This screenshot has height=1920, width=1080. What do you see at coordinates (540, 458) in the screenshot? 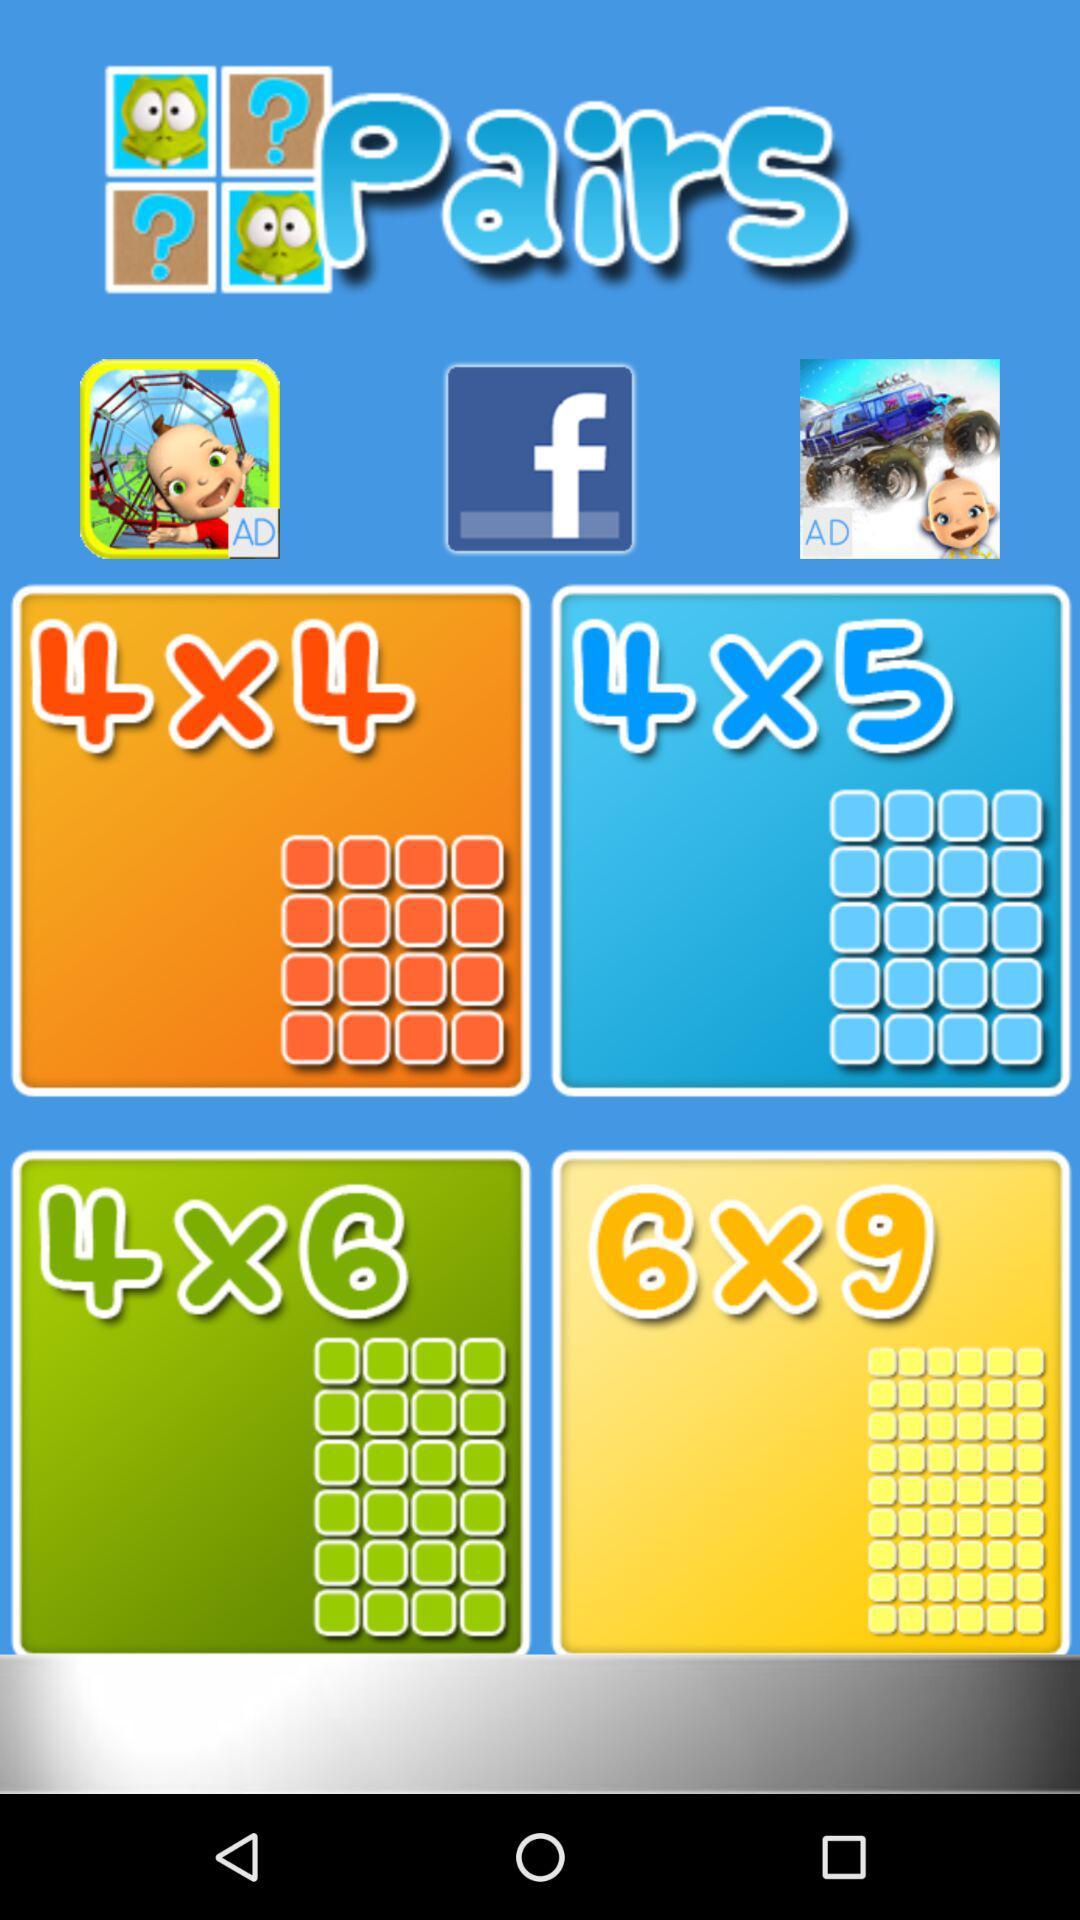
I see `facebook page` at bounding box center [540, 458].